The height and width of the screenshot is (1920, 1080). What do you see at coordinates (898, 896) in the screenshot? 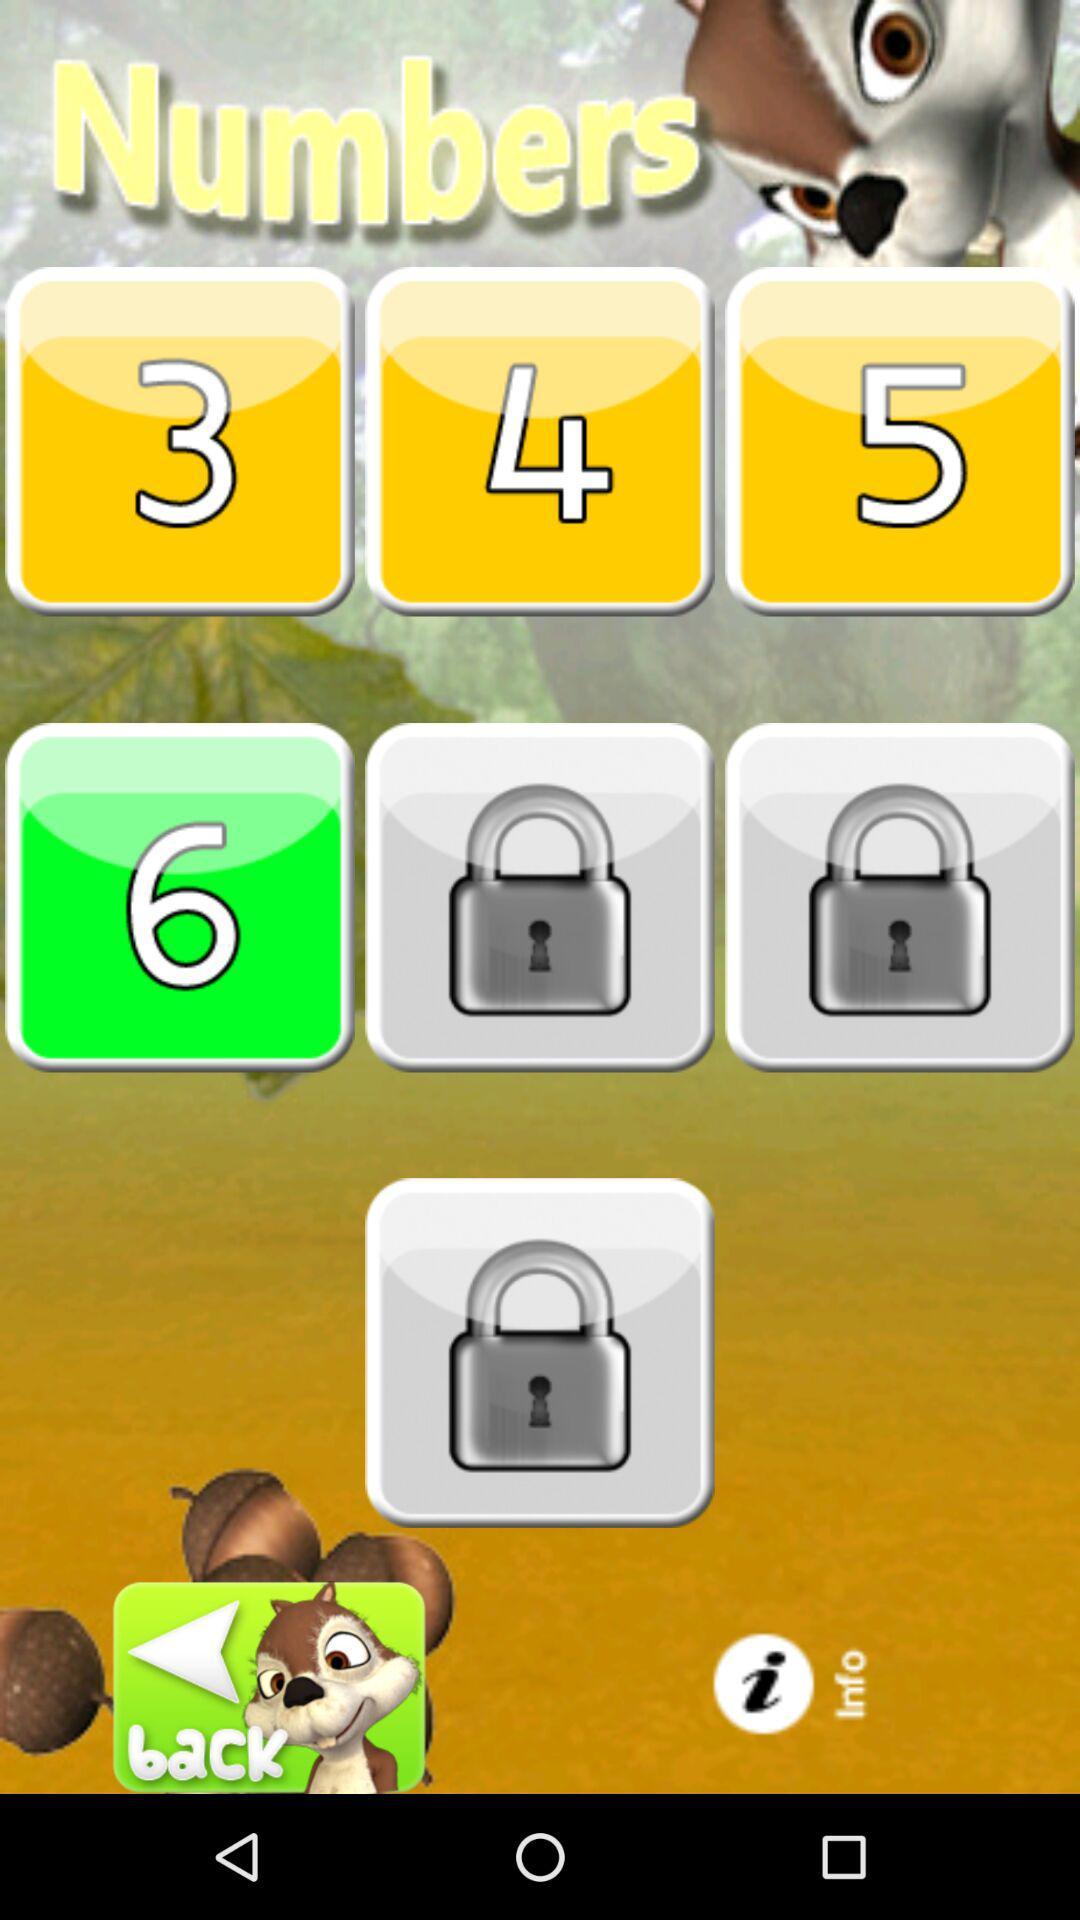
I see `check the locked item` at bounding box center [898, 896].